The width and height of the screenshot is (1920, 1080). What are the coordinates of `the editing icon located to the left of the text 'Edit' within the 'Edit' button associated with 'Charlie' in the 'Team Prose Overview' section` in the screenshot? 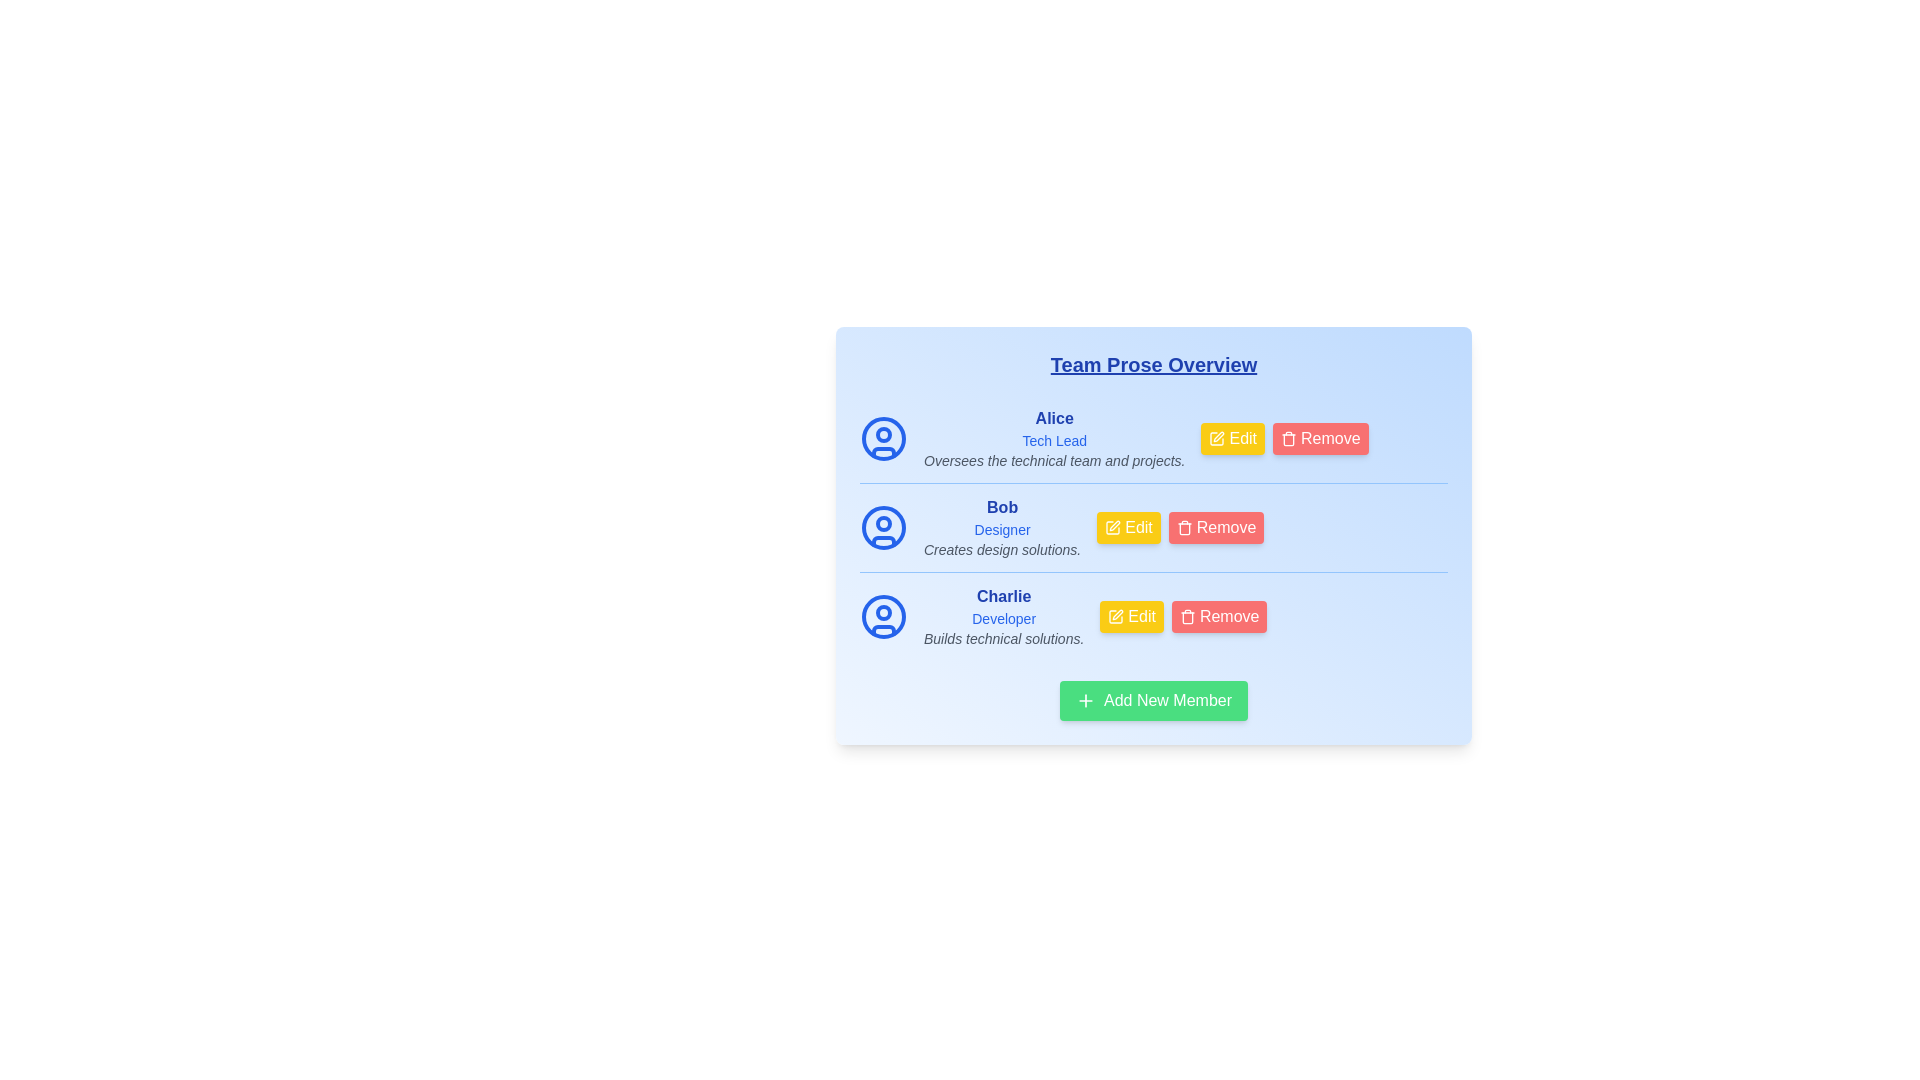 It's located at (1115, 616).